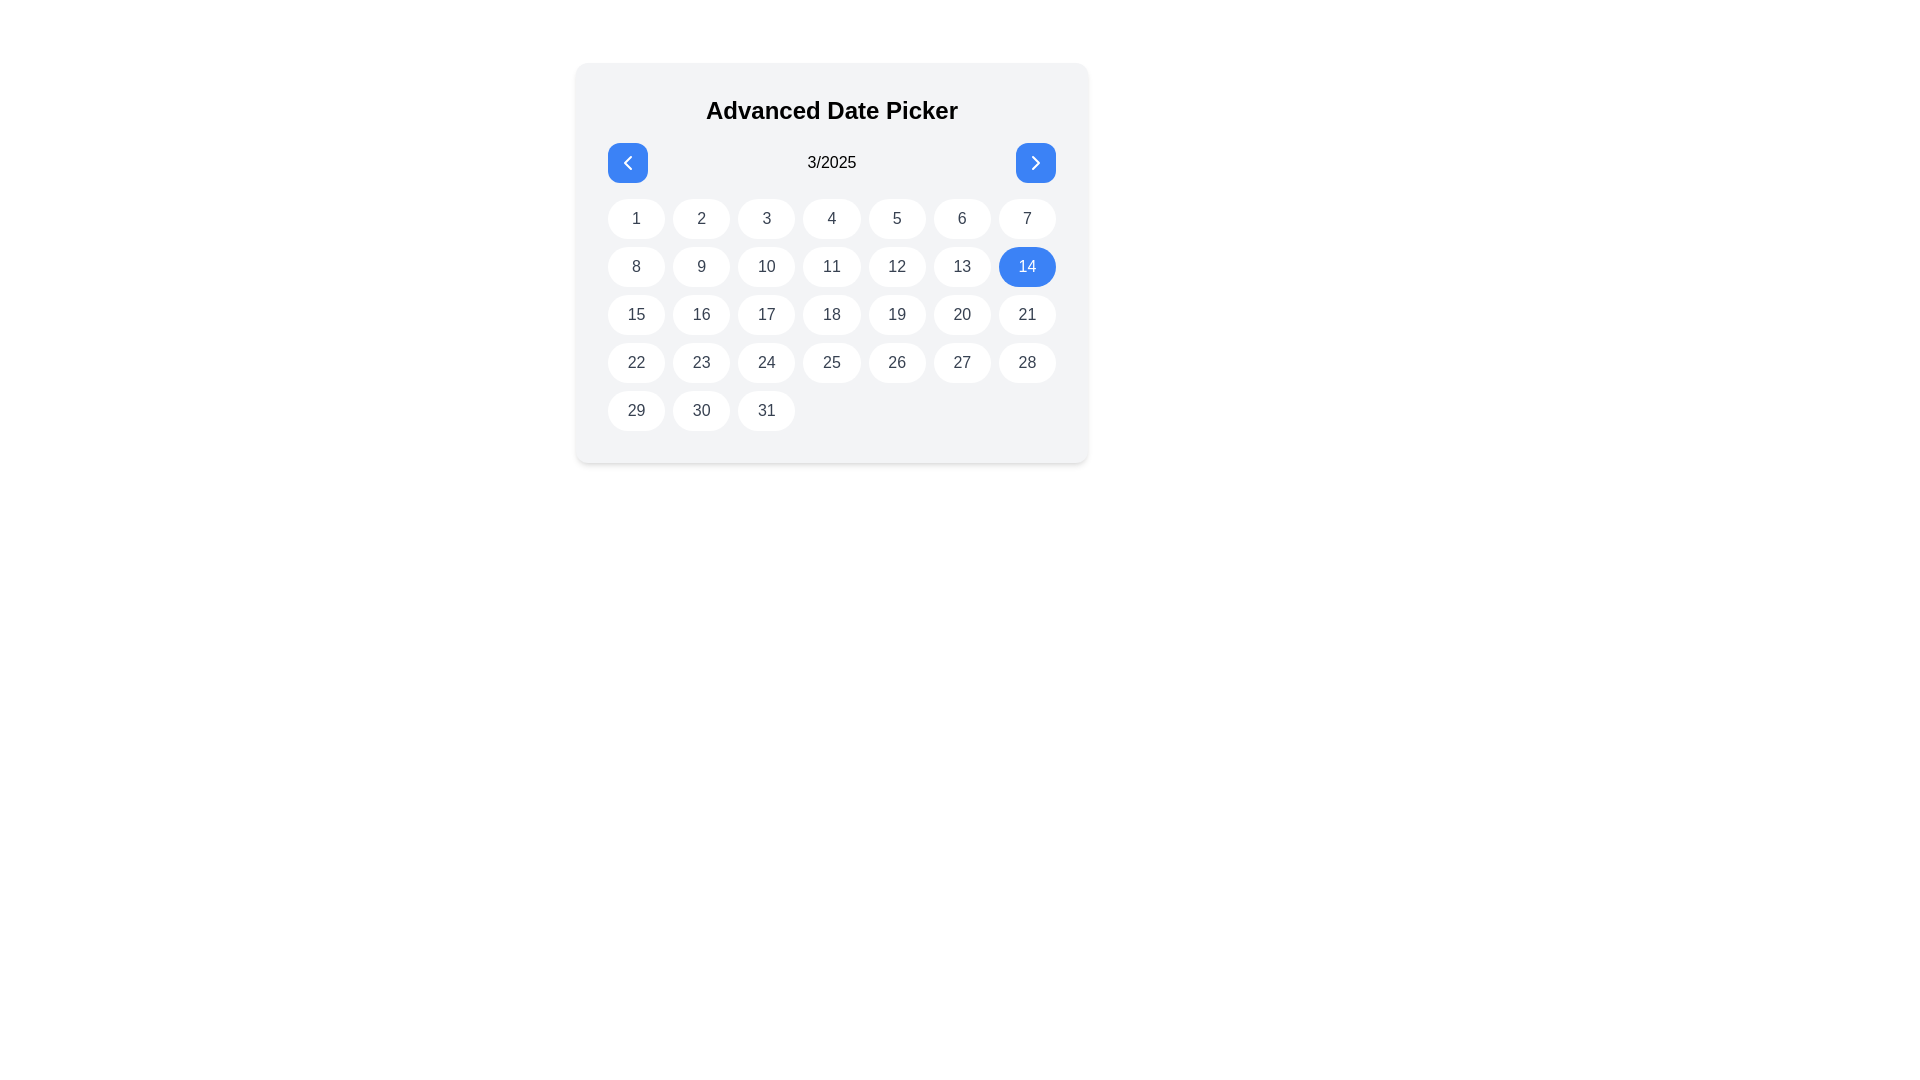  I want to click on the circular button labeled '19' in the fifth column and third row of the calendar grid, so click(896, 315).